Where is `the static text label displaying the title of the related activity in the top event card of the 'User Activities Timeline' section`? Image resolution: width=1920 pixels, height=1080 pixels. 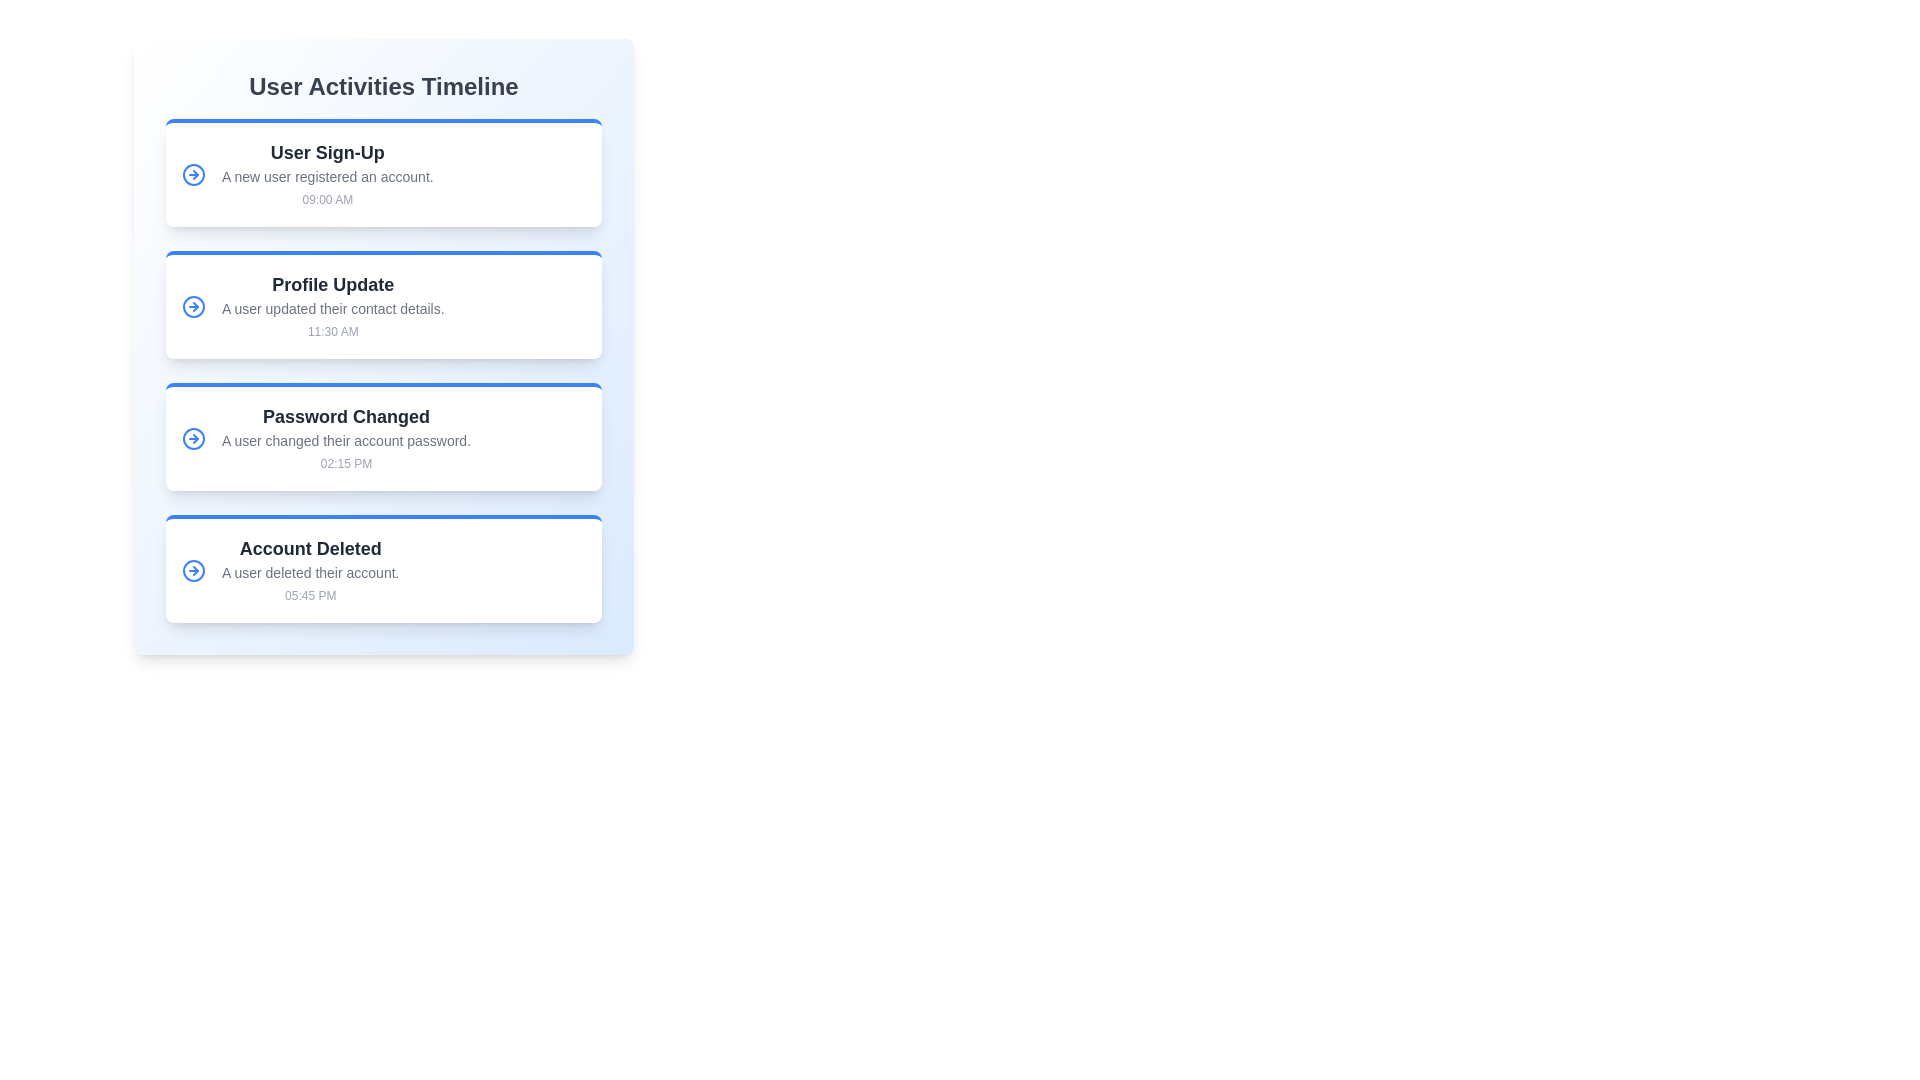
the static text label displaying the title of the related activity in the top event card of the 'User Activities Timeline' section is located at coordinates (327, 152).